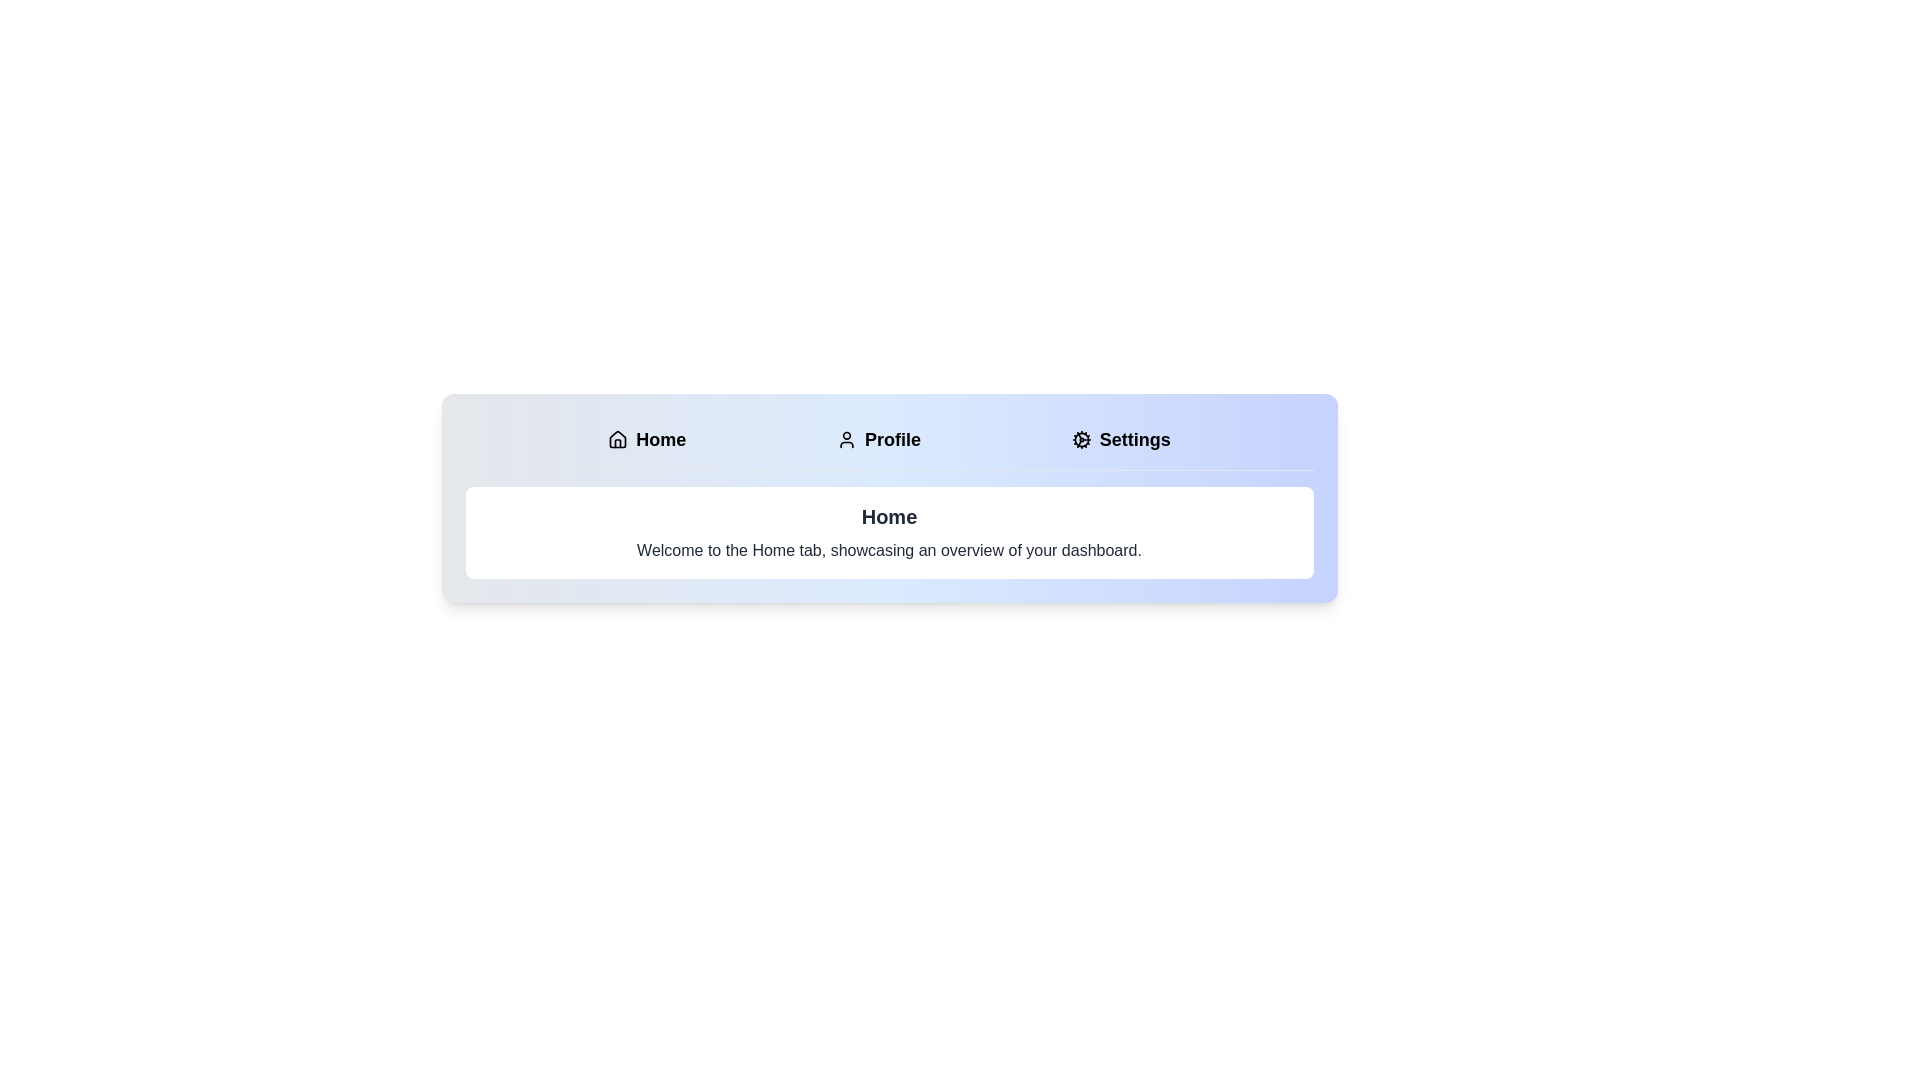 The height and width of the screenshot is (1080, 1920). What do you see at coordinates (878, 438) in the screenshot?
I see `the navigation button that serves to switch to the 'Profile' section of the application, located as the second item in the navigation menu` at bounding box center [878, 438].